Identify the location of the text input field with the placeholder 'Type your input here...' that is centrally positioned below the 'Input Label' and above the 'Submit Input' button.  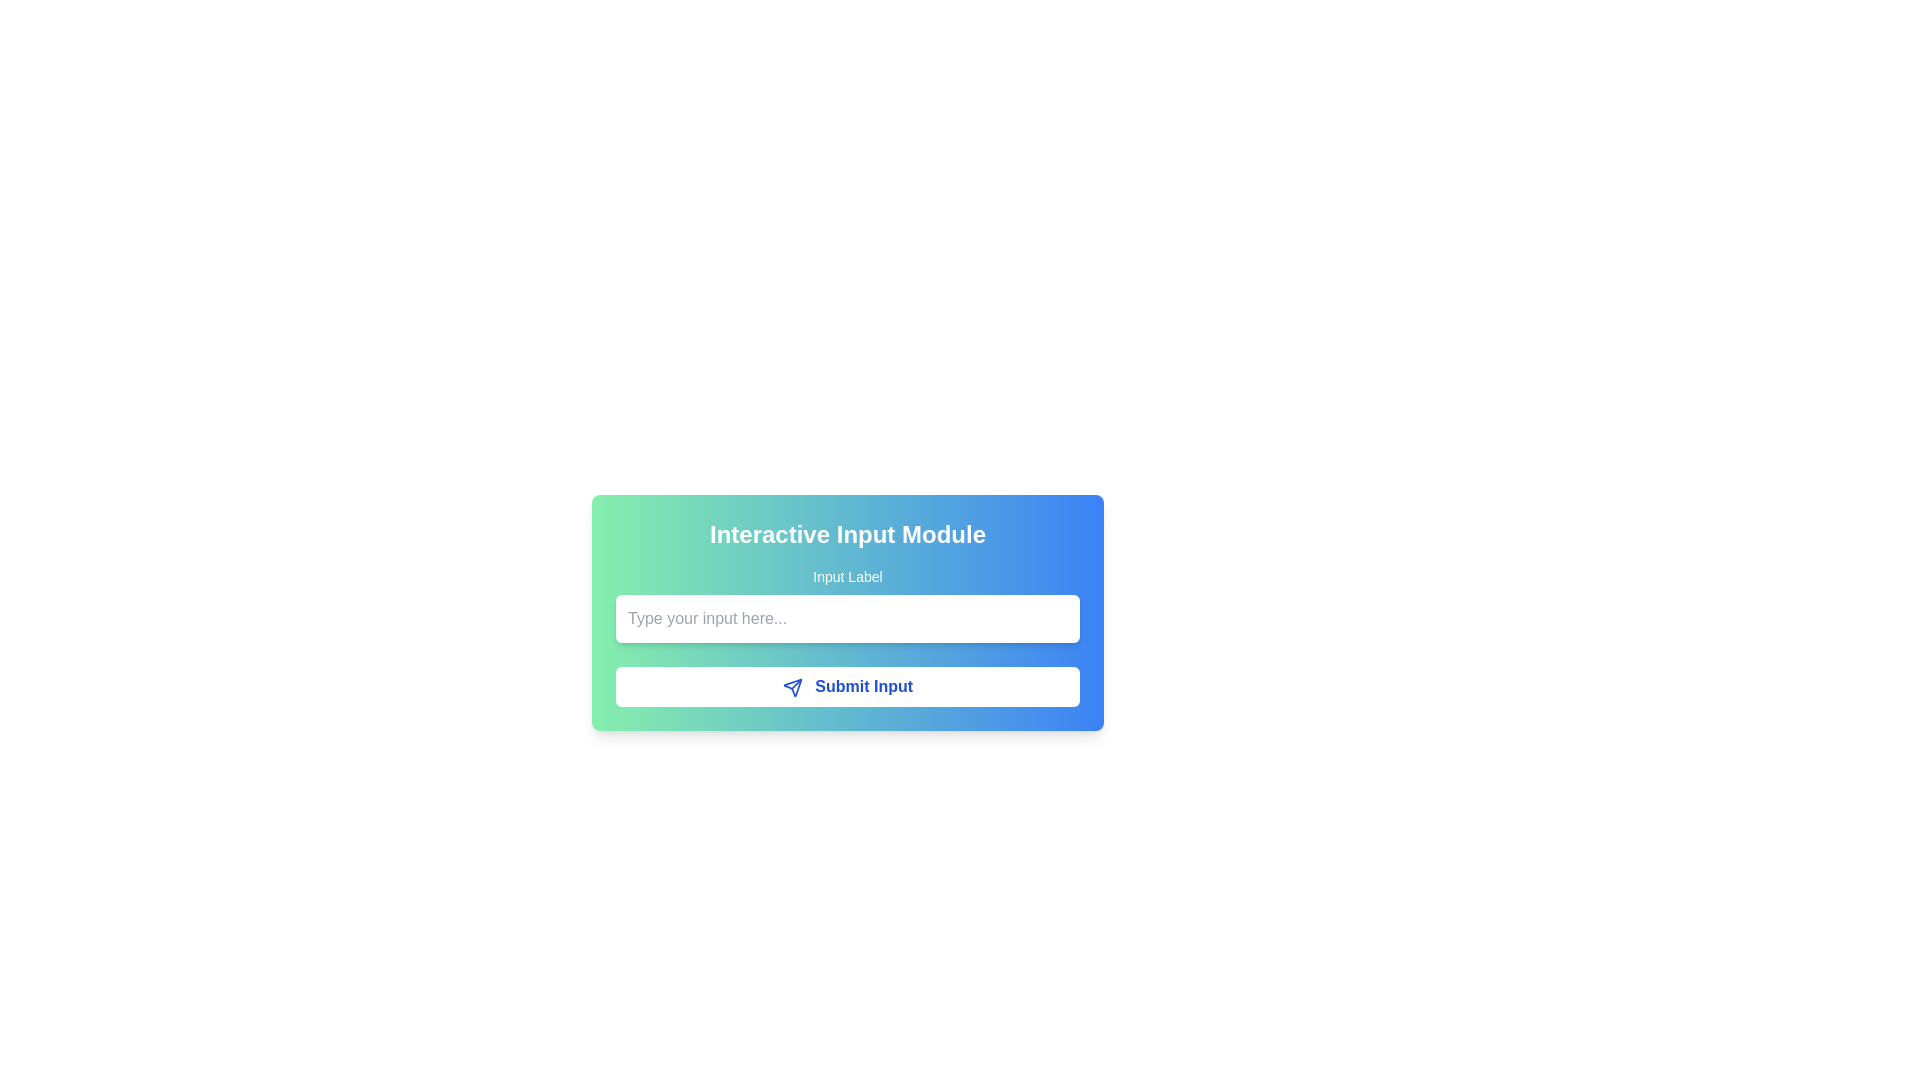
(848, 617).